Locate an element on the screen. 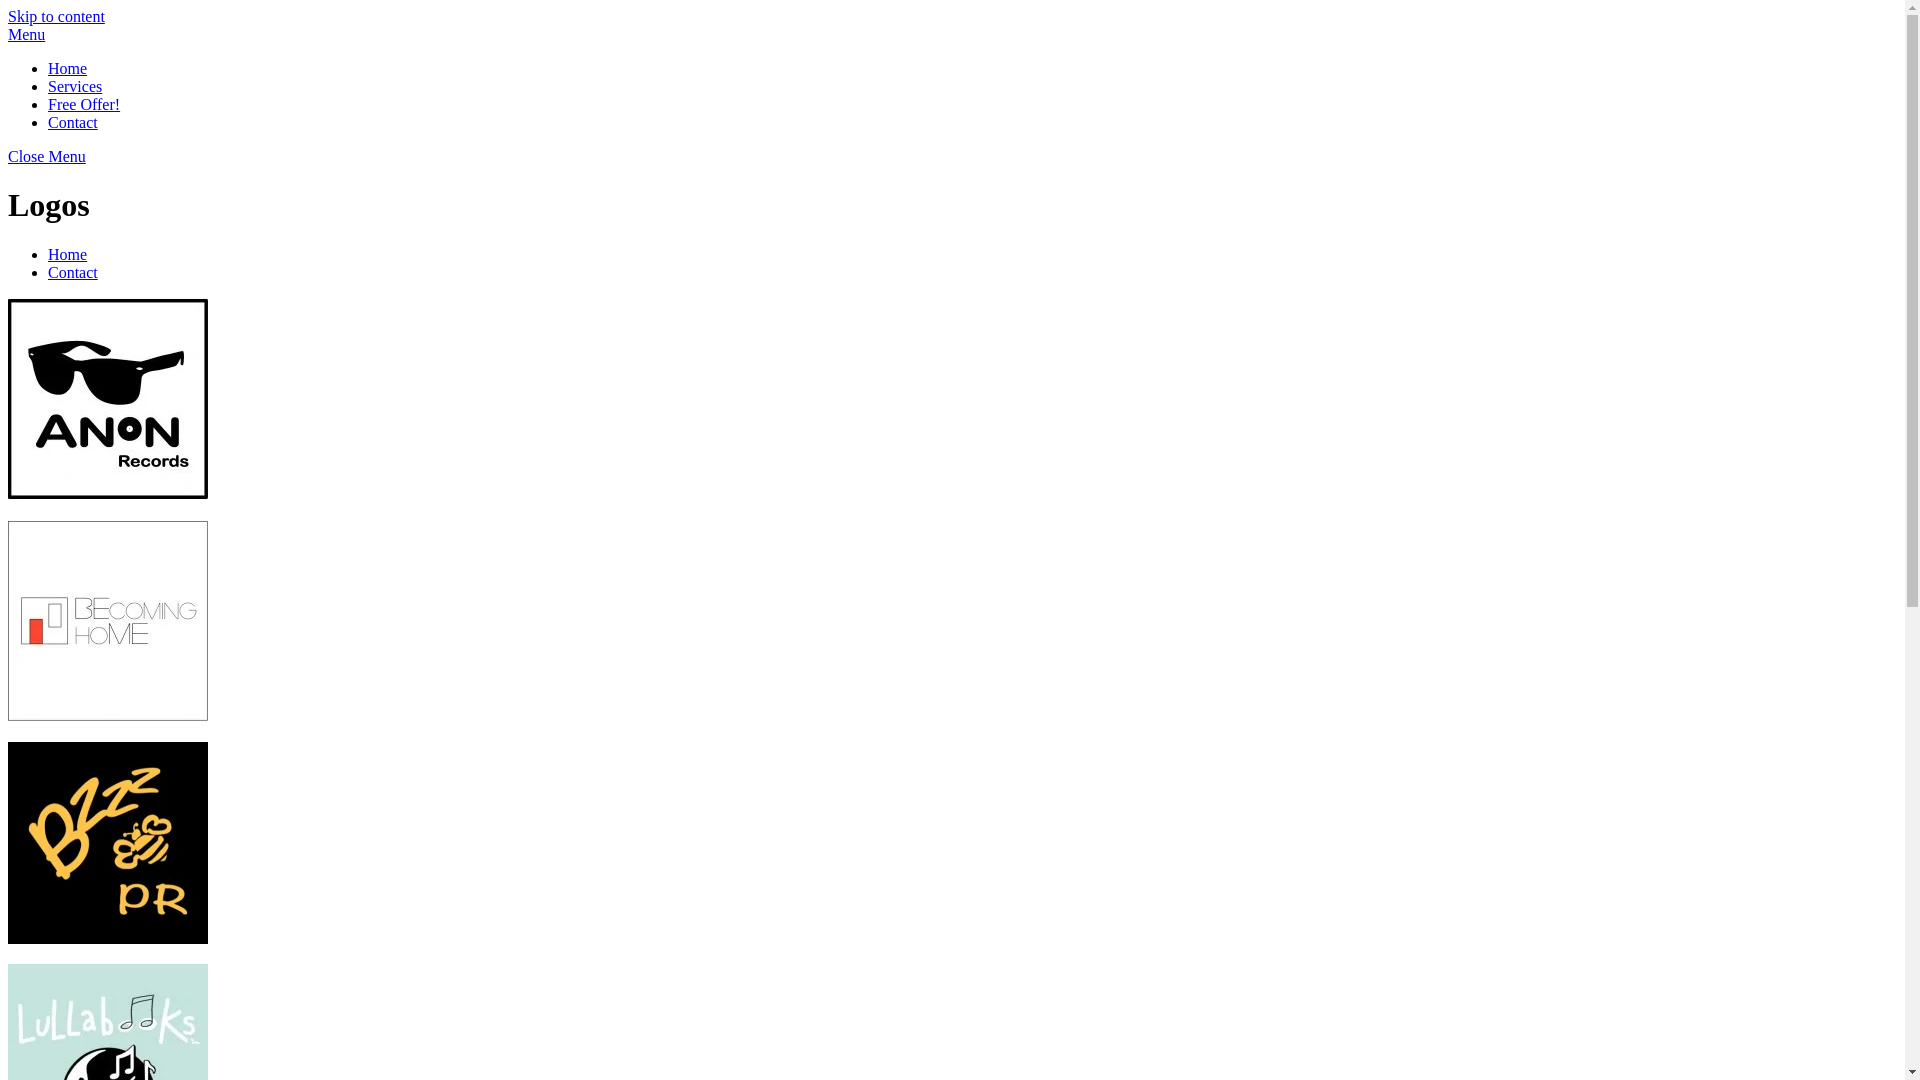  'BzzzPR tm' is located at coordinates (107, 843).